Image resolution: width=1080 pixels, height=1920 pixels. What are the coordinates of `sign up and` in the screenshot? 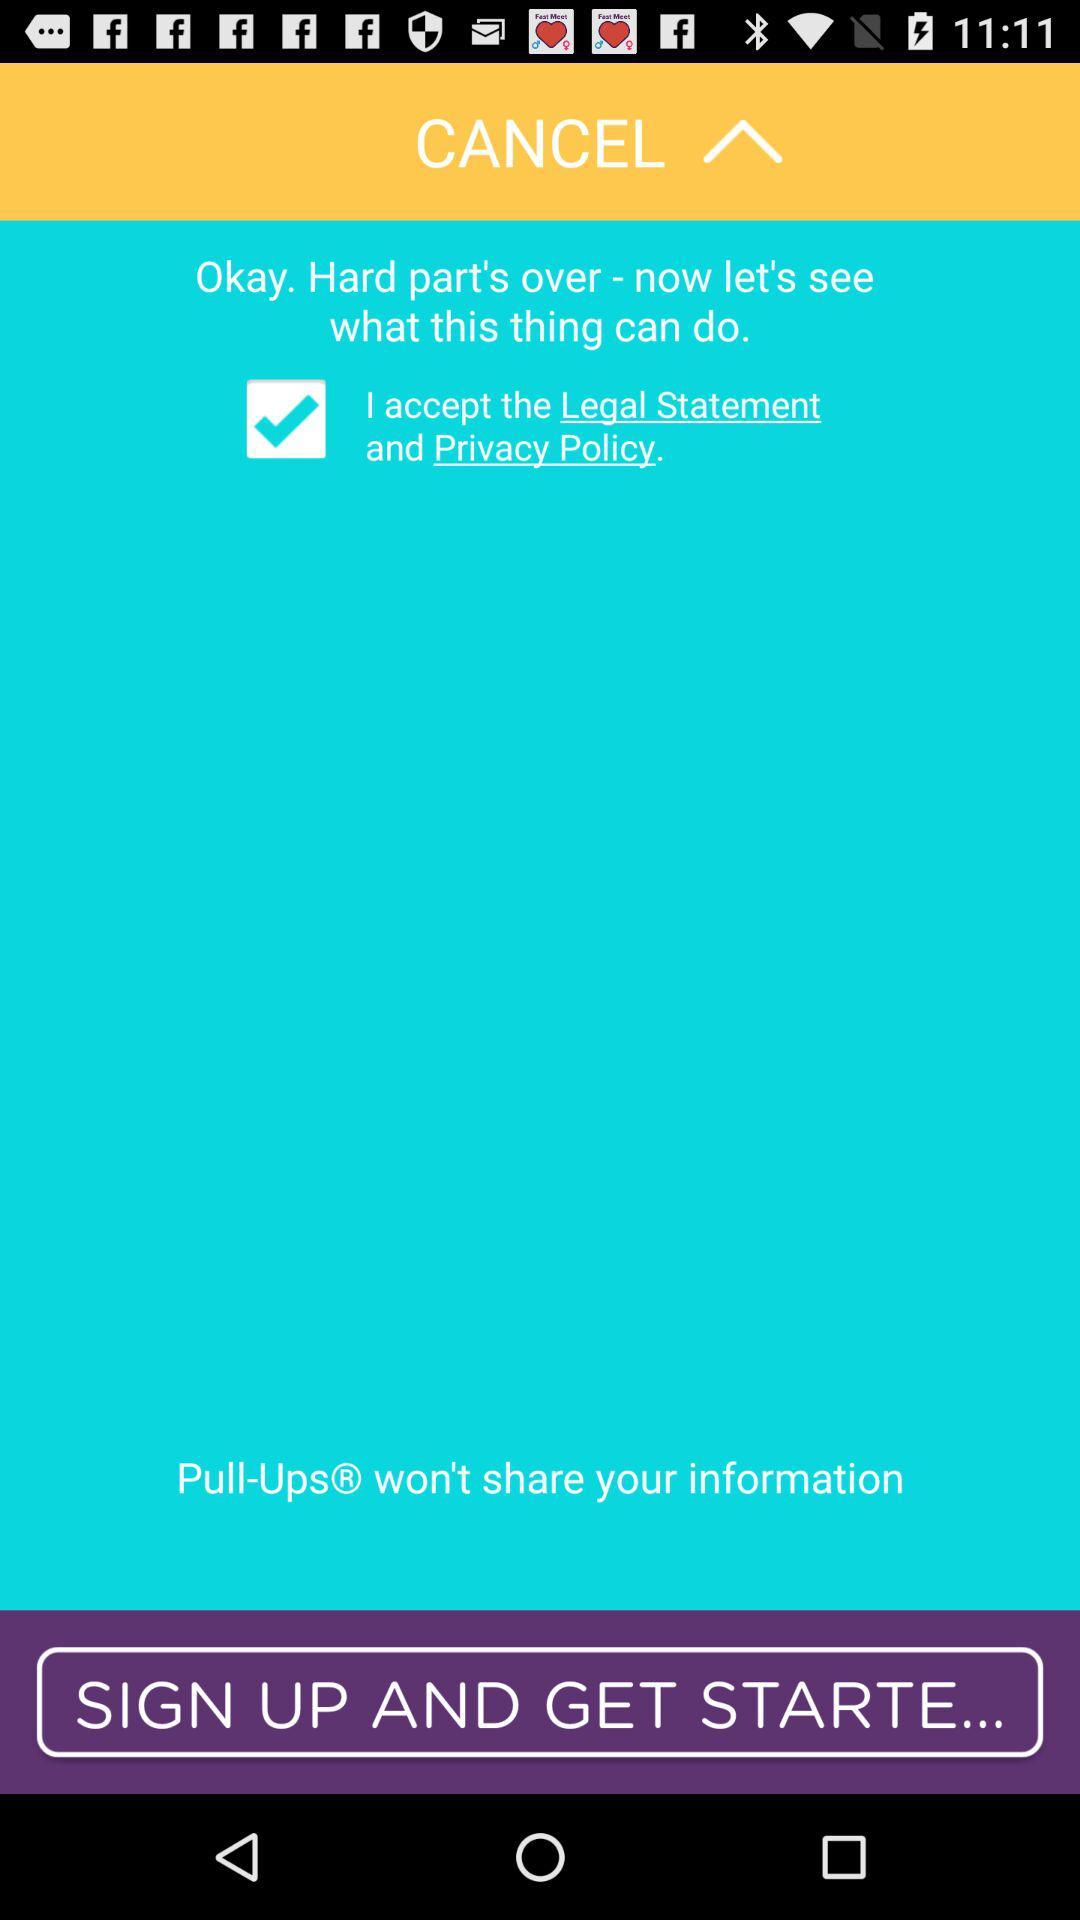 It's located at (540, 1701).